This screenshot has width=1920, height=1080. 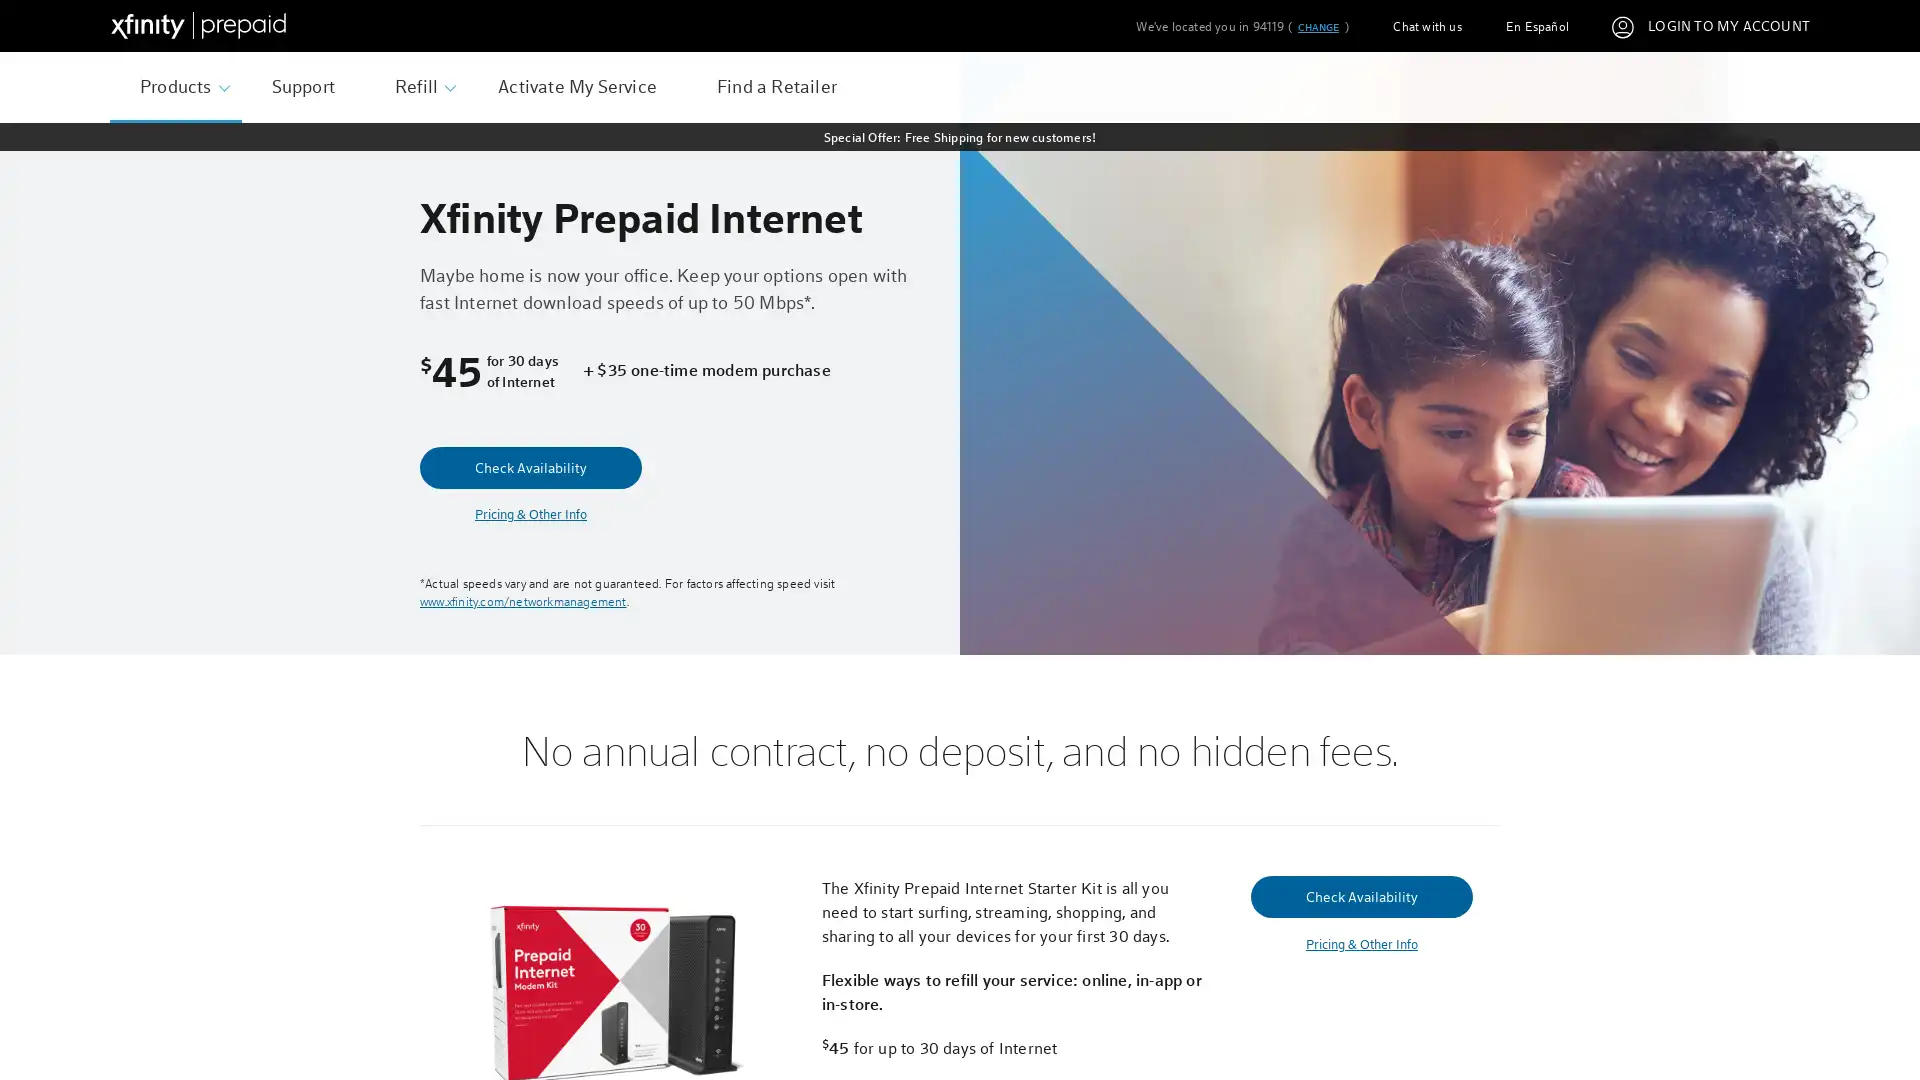 I want to click on Check Availability, so click(x=531, y=467).